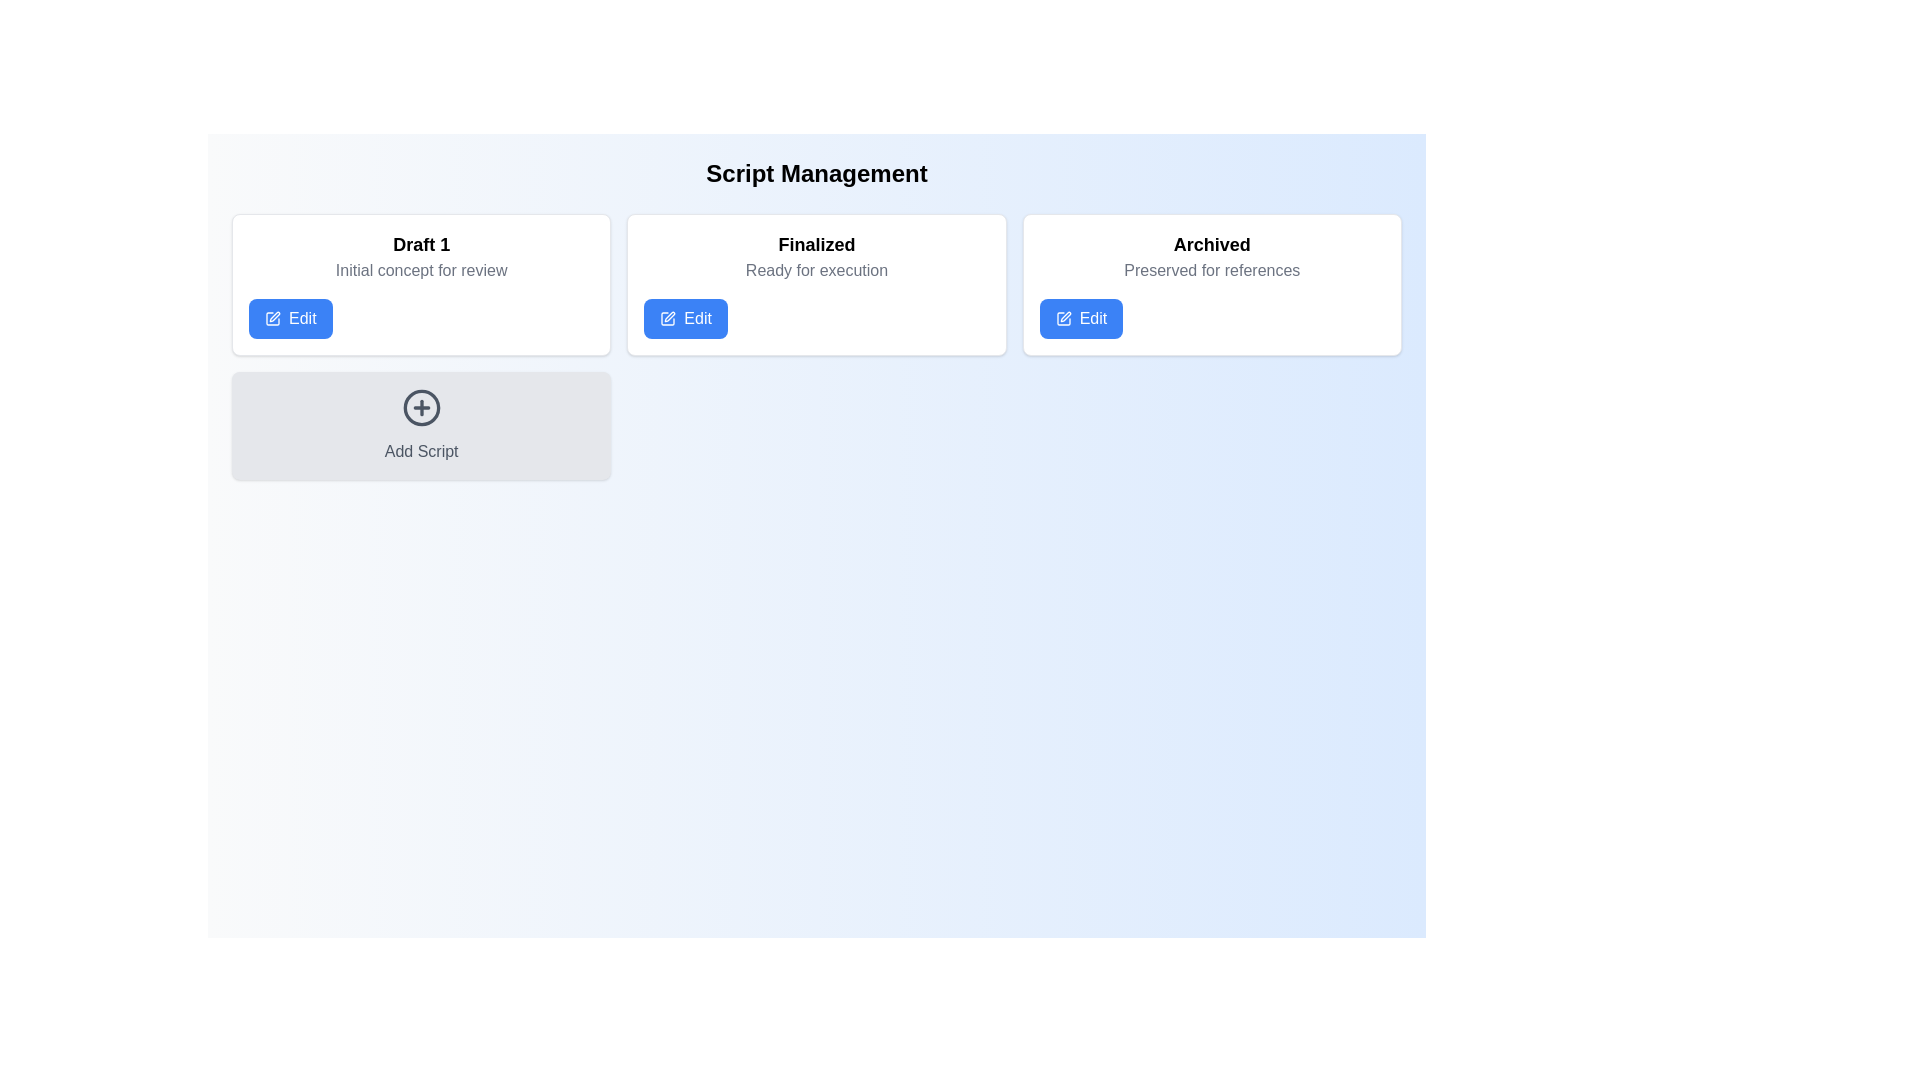 This screenshot has height=1080, width=1920. What do you see at coordinates (1062, 318) in the screenshot?
I see `outer border square of the SVG icon on the blue 'Edit' button in the 'Archived' section of the 'Script Management' interface using developer tools` at bounding box center [1062, 318].